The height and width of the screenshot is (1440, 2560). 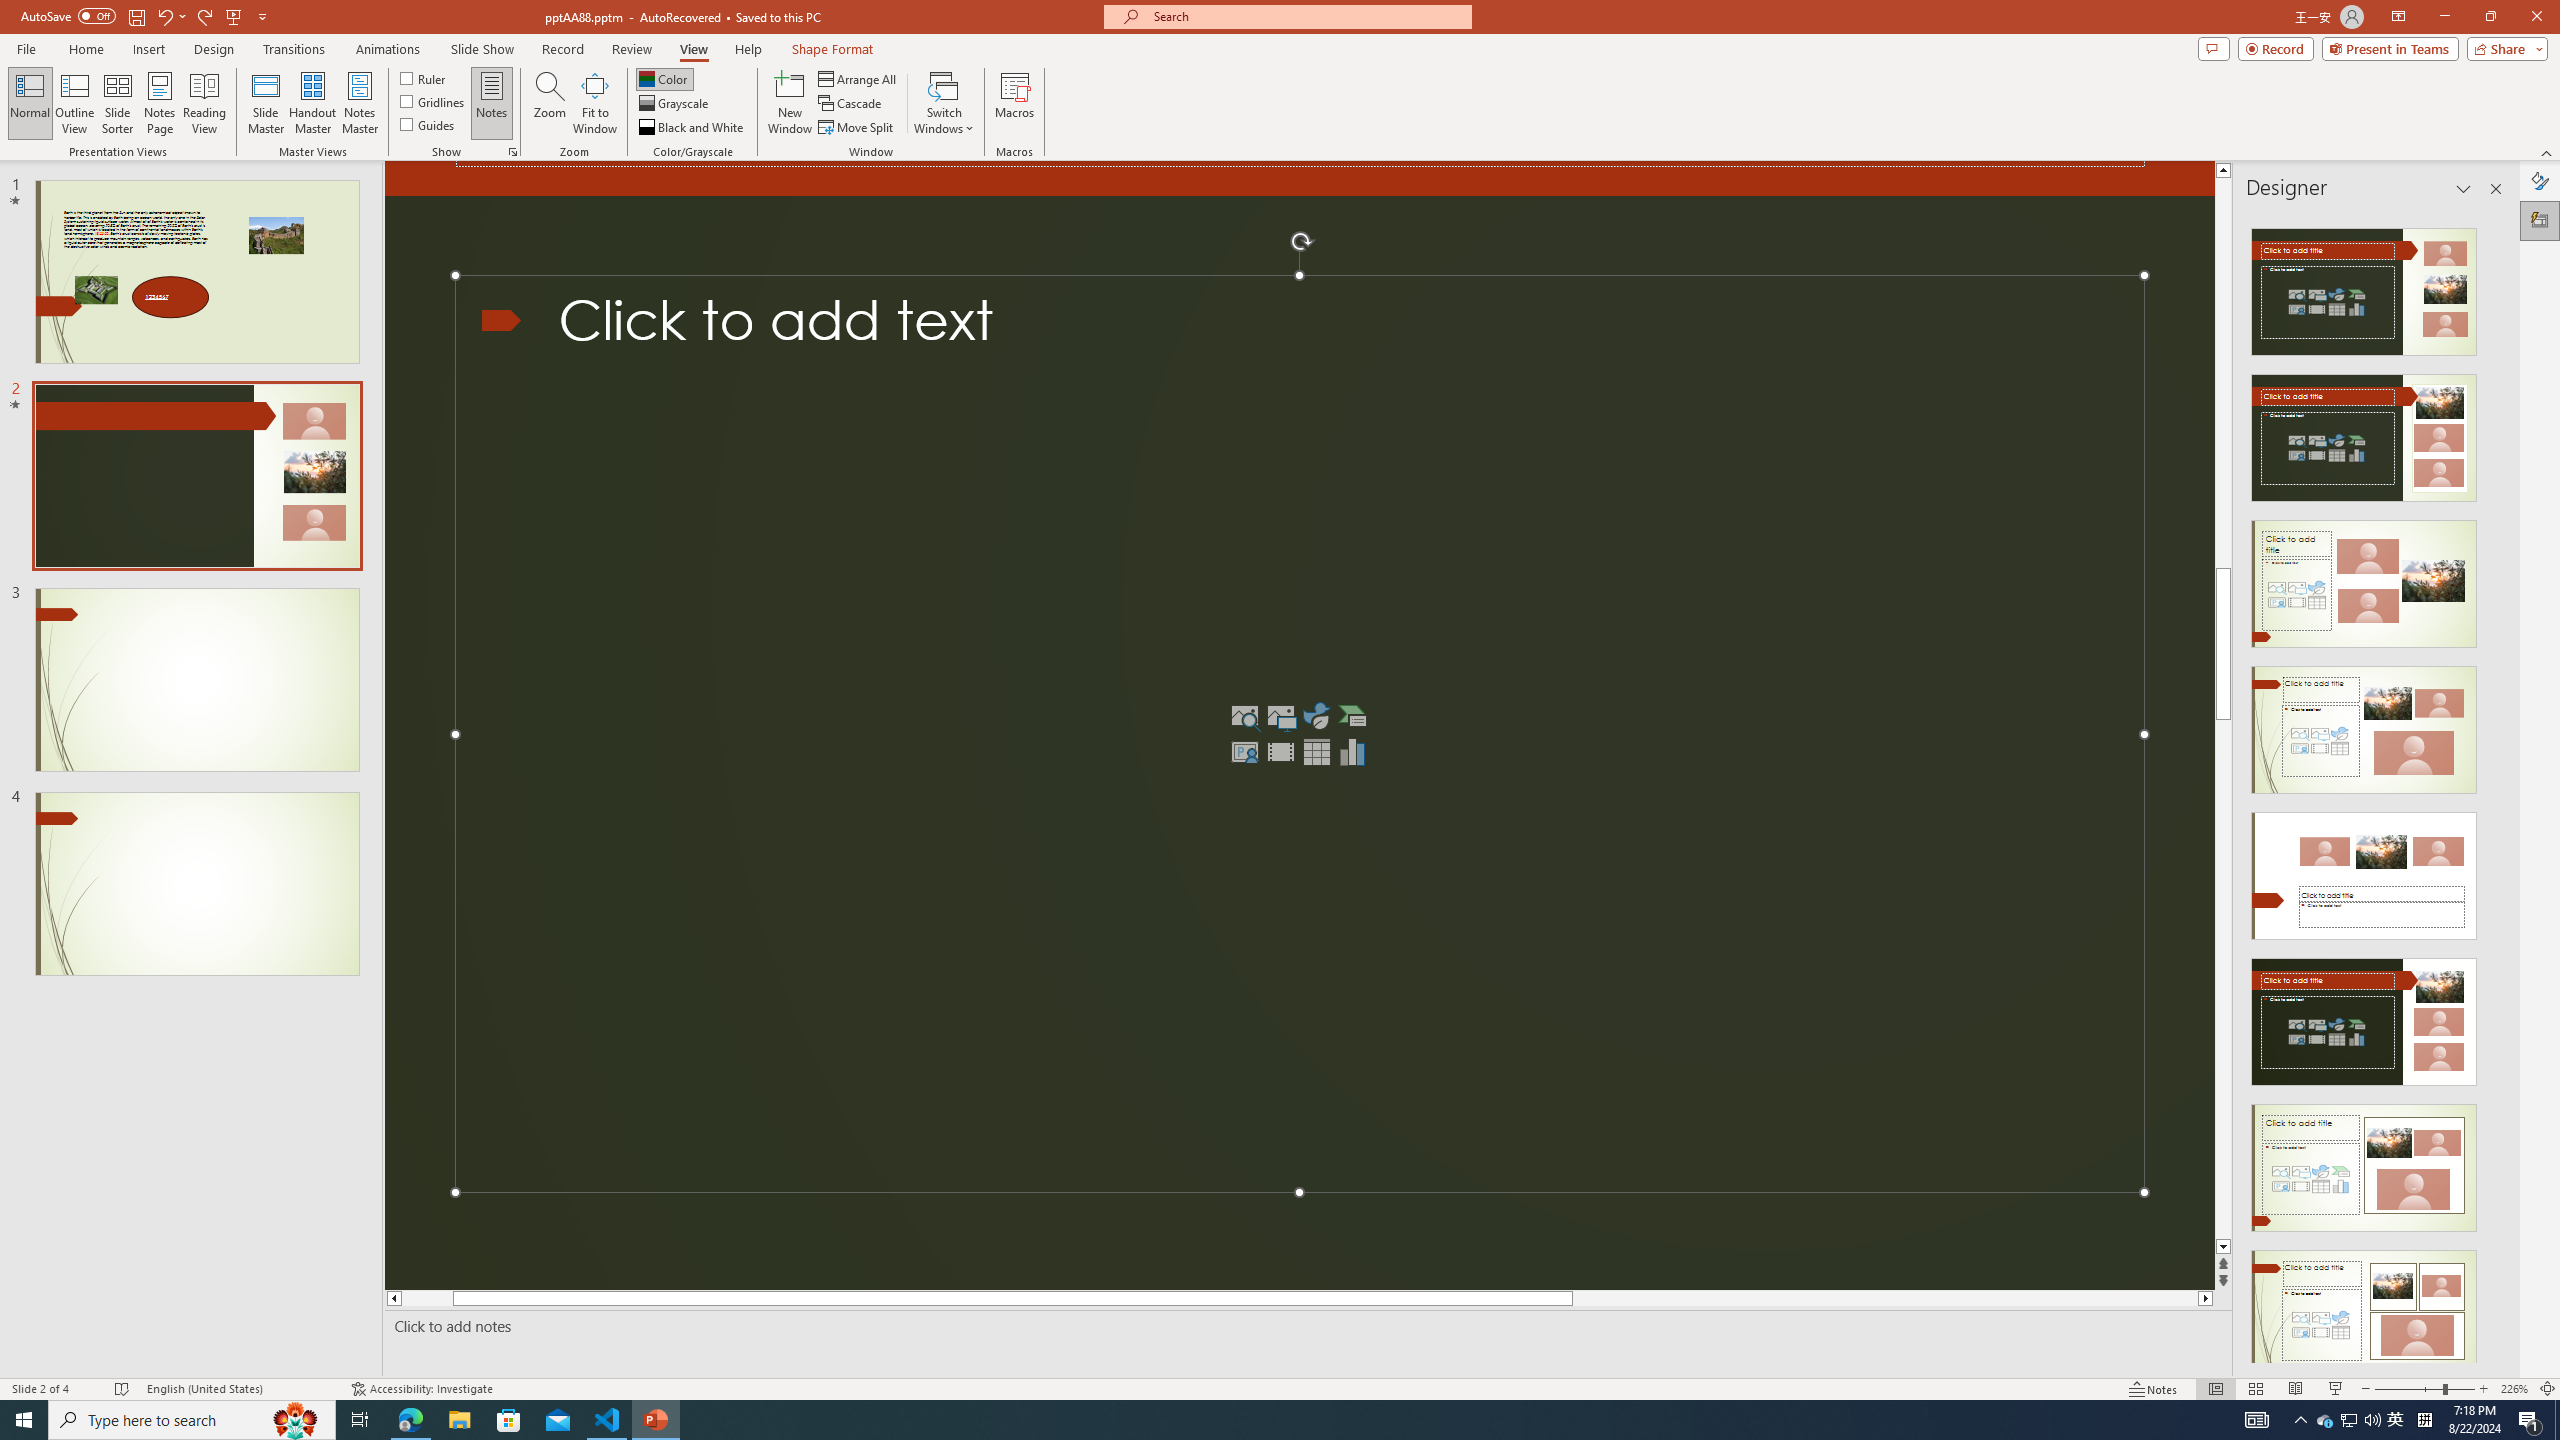 What do you see at coordinates (550, 103) in the screenshot?
I see `'Zoom...'` at bounding box center [550, 103].